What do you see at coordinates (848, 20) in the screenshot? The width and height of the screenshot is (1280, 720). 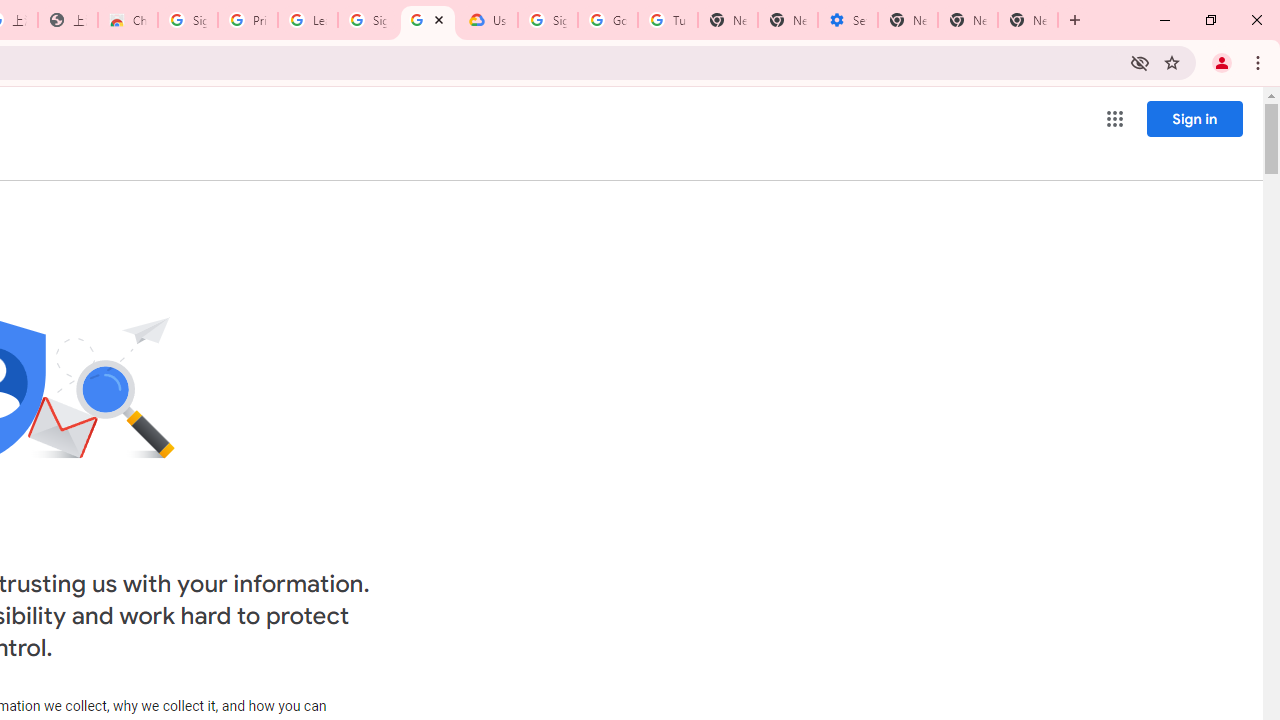 I see `'Settings - Addresses and more'` at bounding box center [848, 20].